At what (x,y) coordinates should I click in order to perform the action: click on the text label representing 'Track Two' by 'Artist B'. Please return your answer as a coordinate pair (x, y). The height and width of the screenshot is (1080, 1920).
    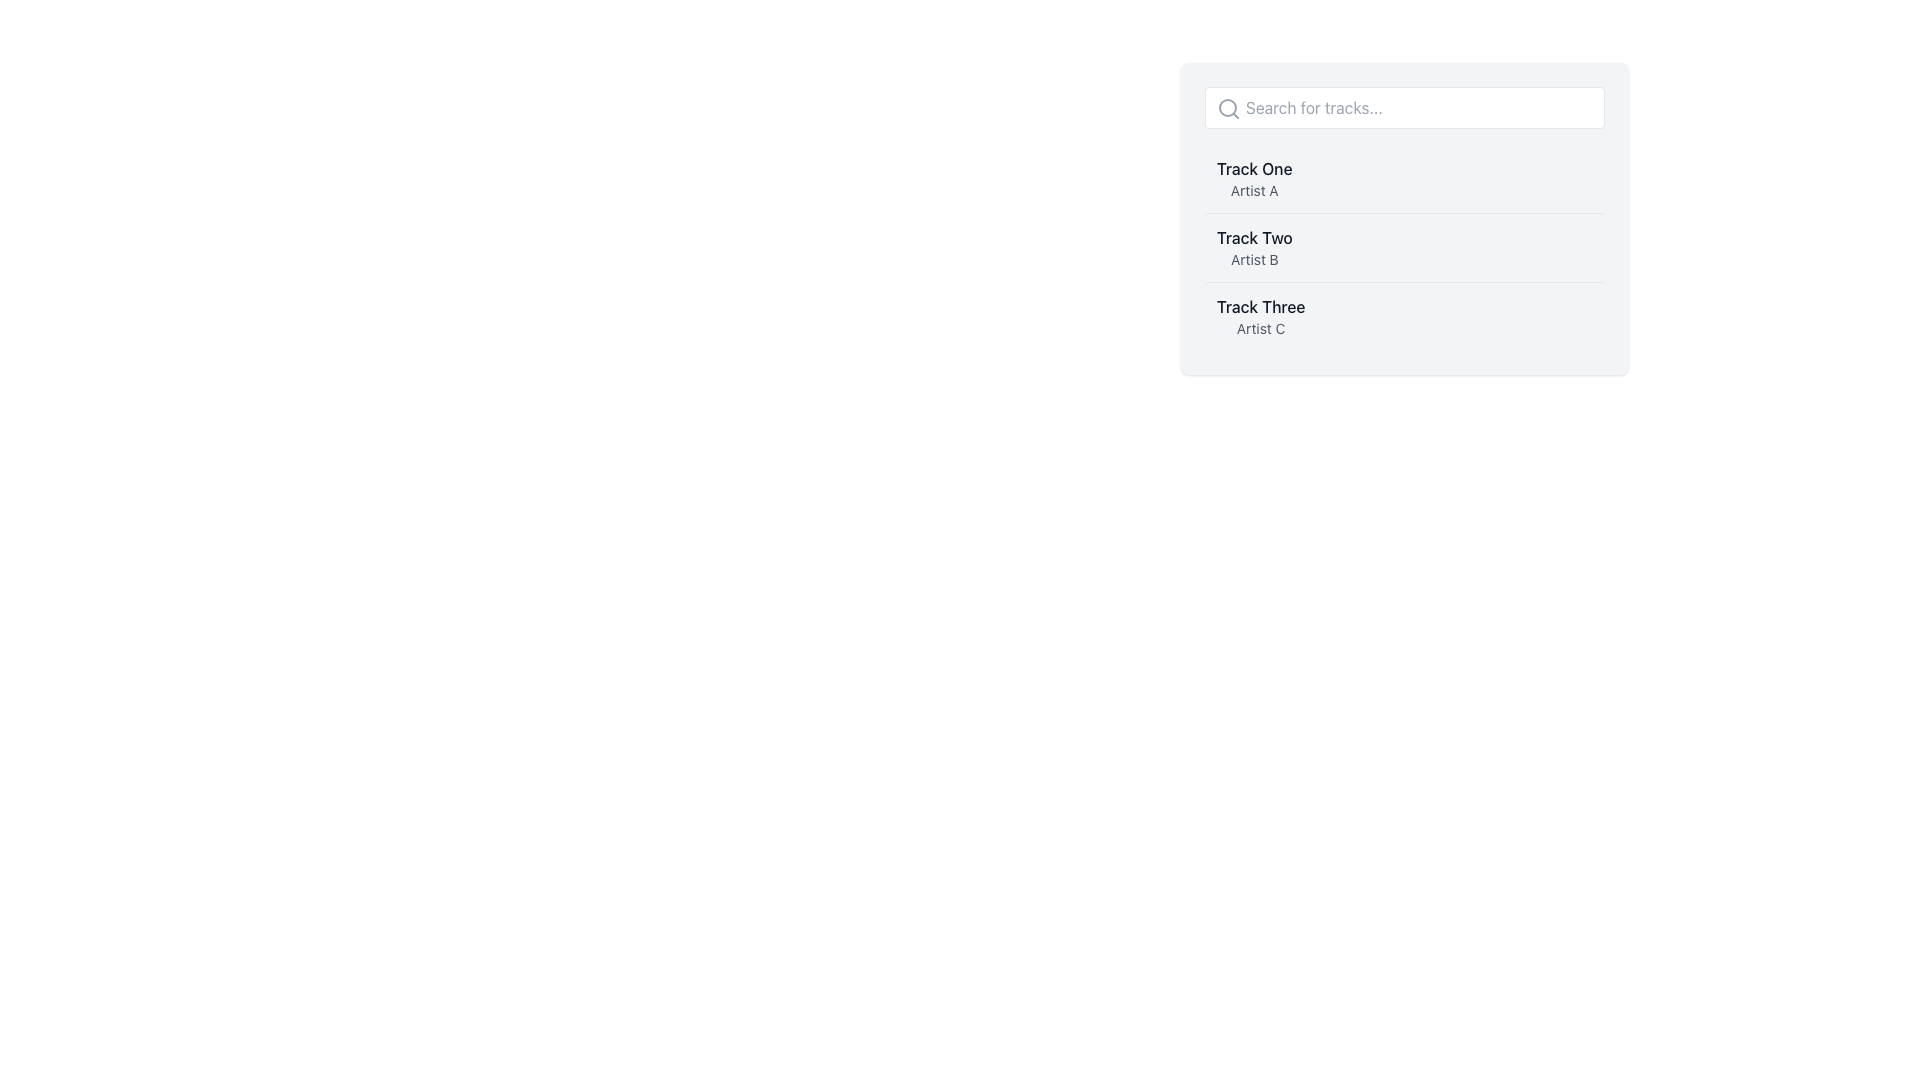
    Looking at the image, I should click on (1253, 246).